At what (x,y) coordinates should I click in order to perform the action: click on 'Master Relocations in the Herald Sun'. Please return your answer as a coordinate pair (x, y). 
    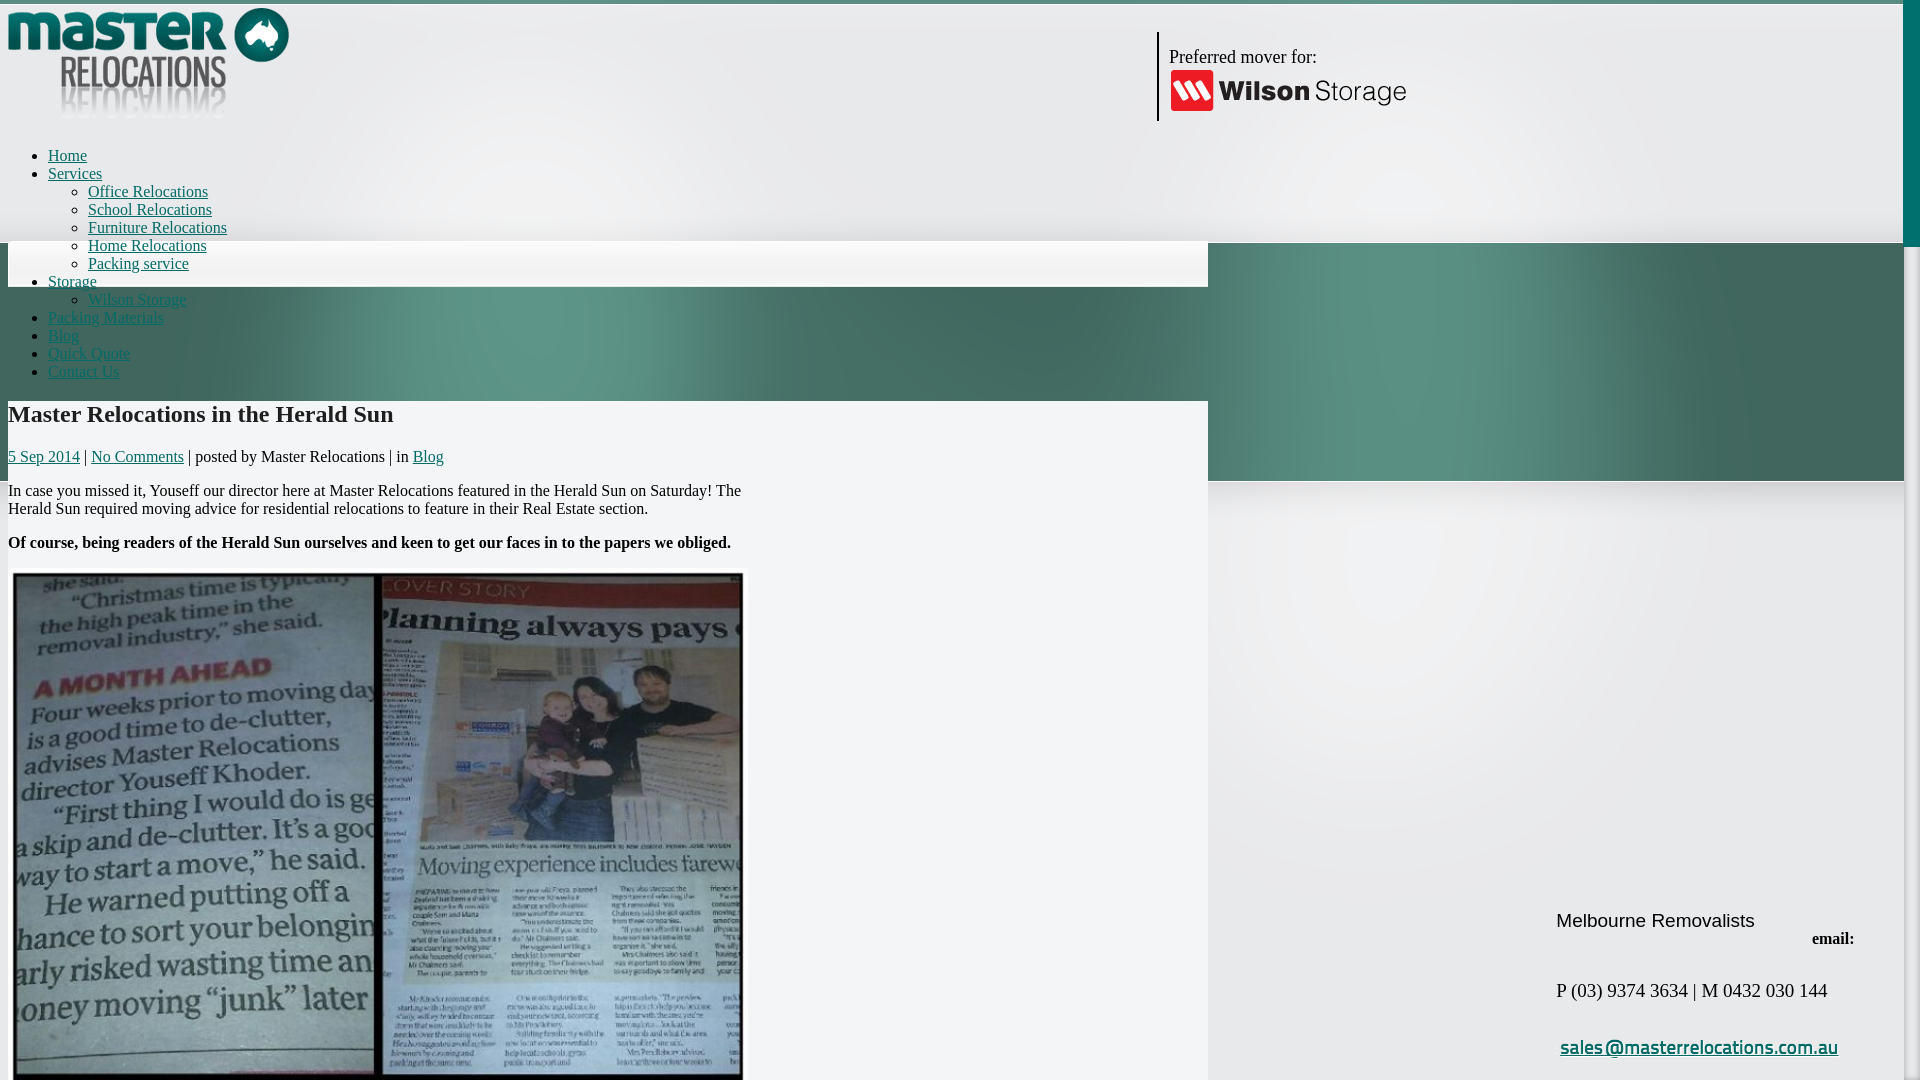
    Looking at the image, I should click on (201, 412).